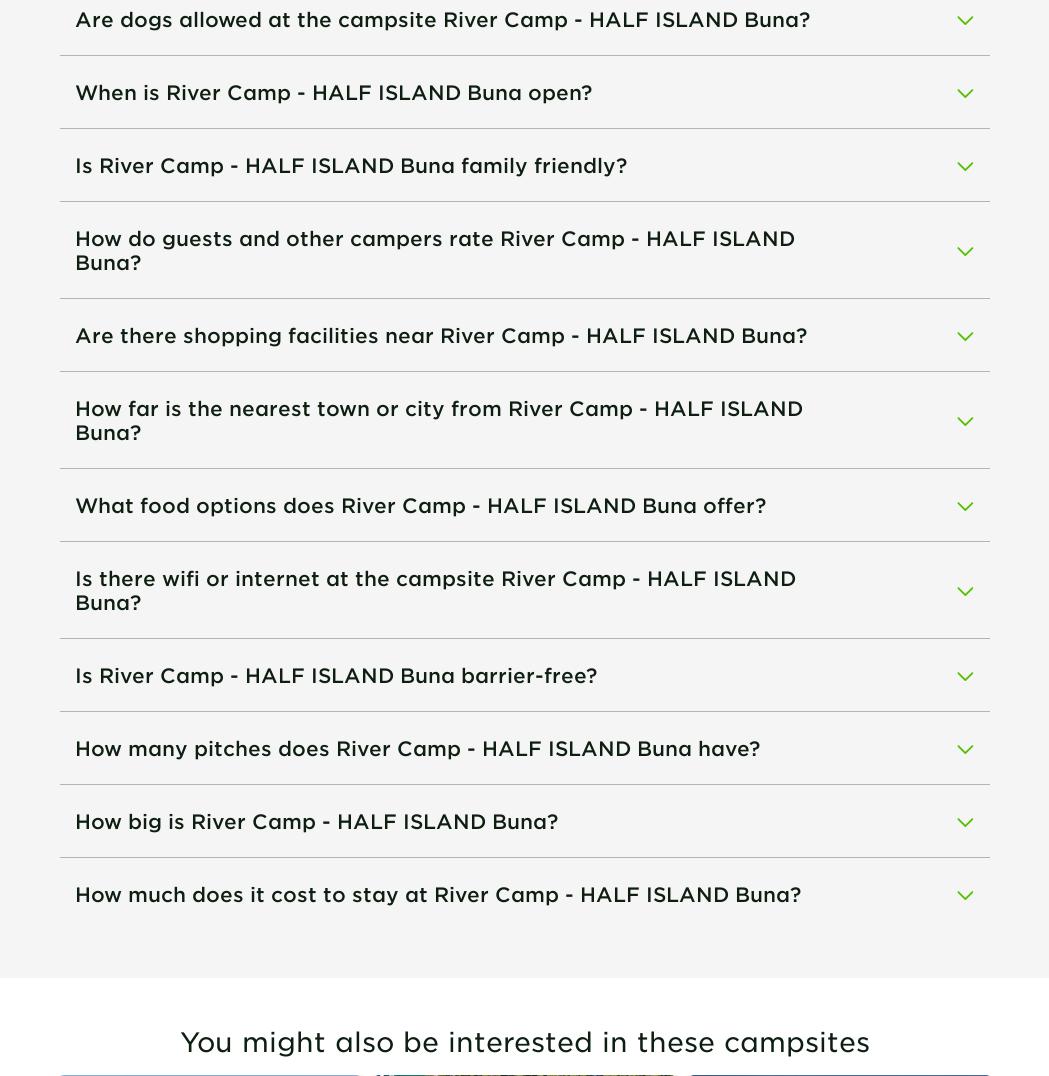 Image resolution: width=1049 pixels, height=1076 pixels. What do you see at coordinates (432, 249) in the screenshot?
I see `'How do guests and other campers rate River Camp - HALF ISLAND Buna?'` at bounding box center [432, 249].